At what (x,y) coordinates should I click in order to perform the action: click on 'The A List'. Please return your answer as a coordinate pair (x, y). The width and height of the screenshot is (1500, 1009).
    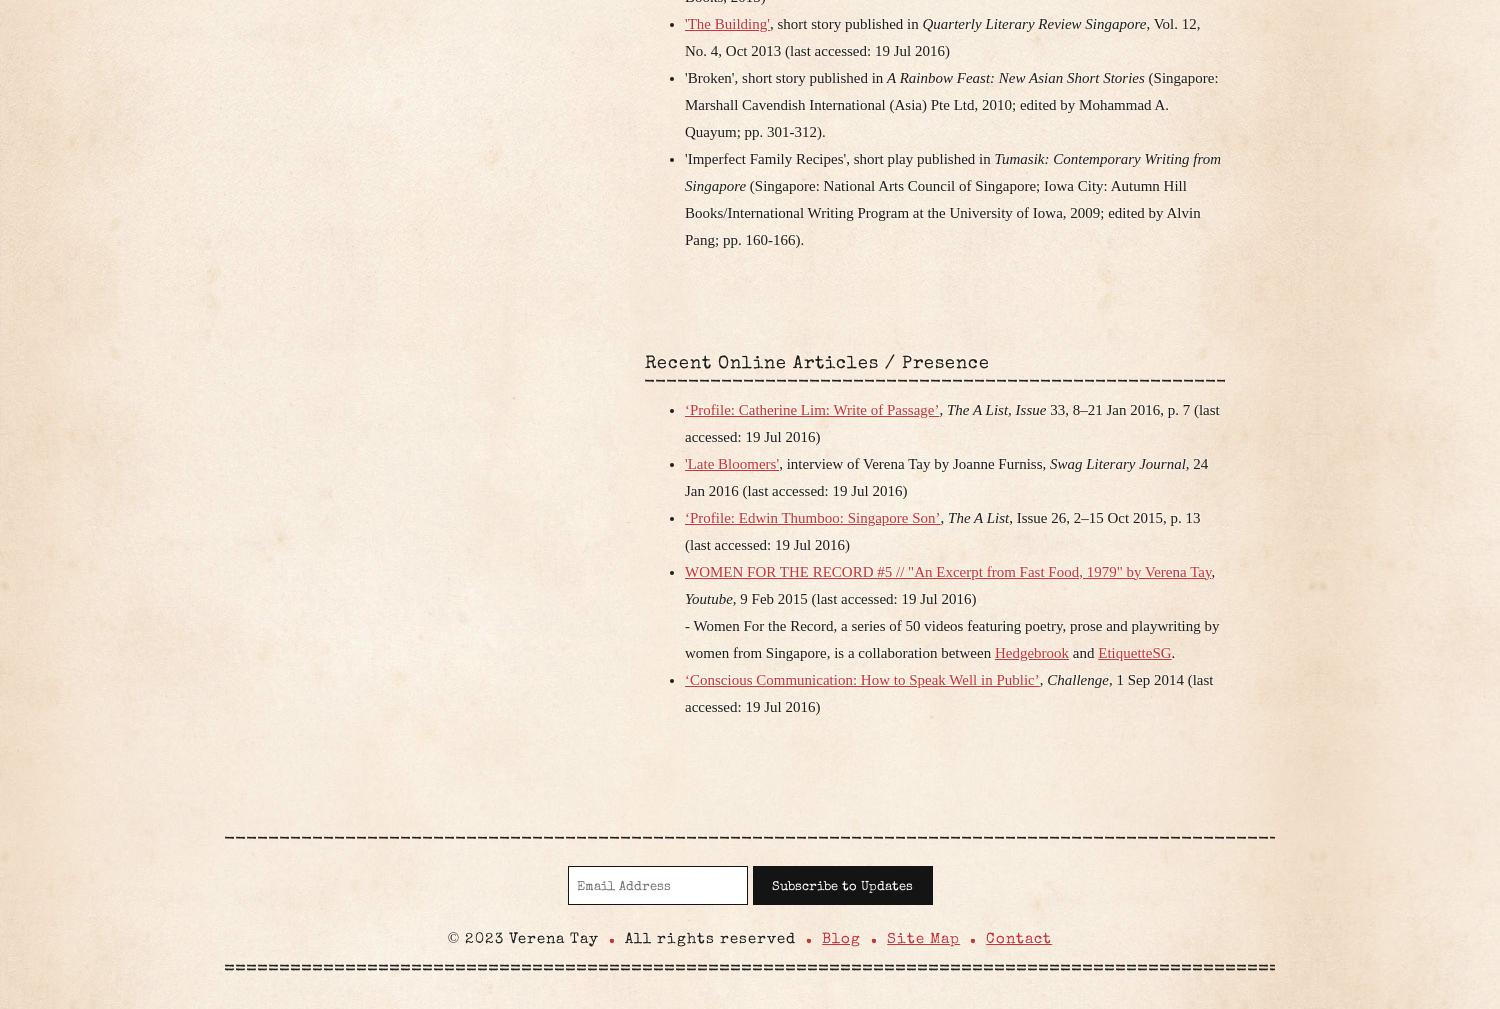
    Looking at the image, I should click on (977, 517).